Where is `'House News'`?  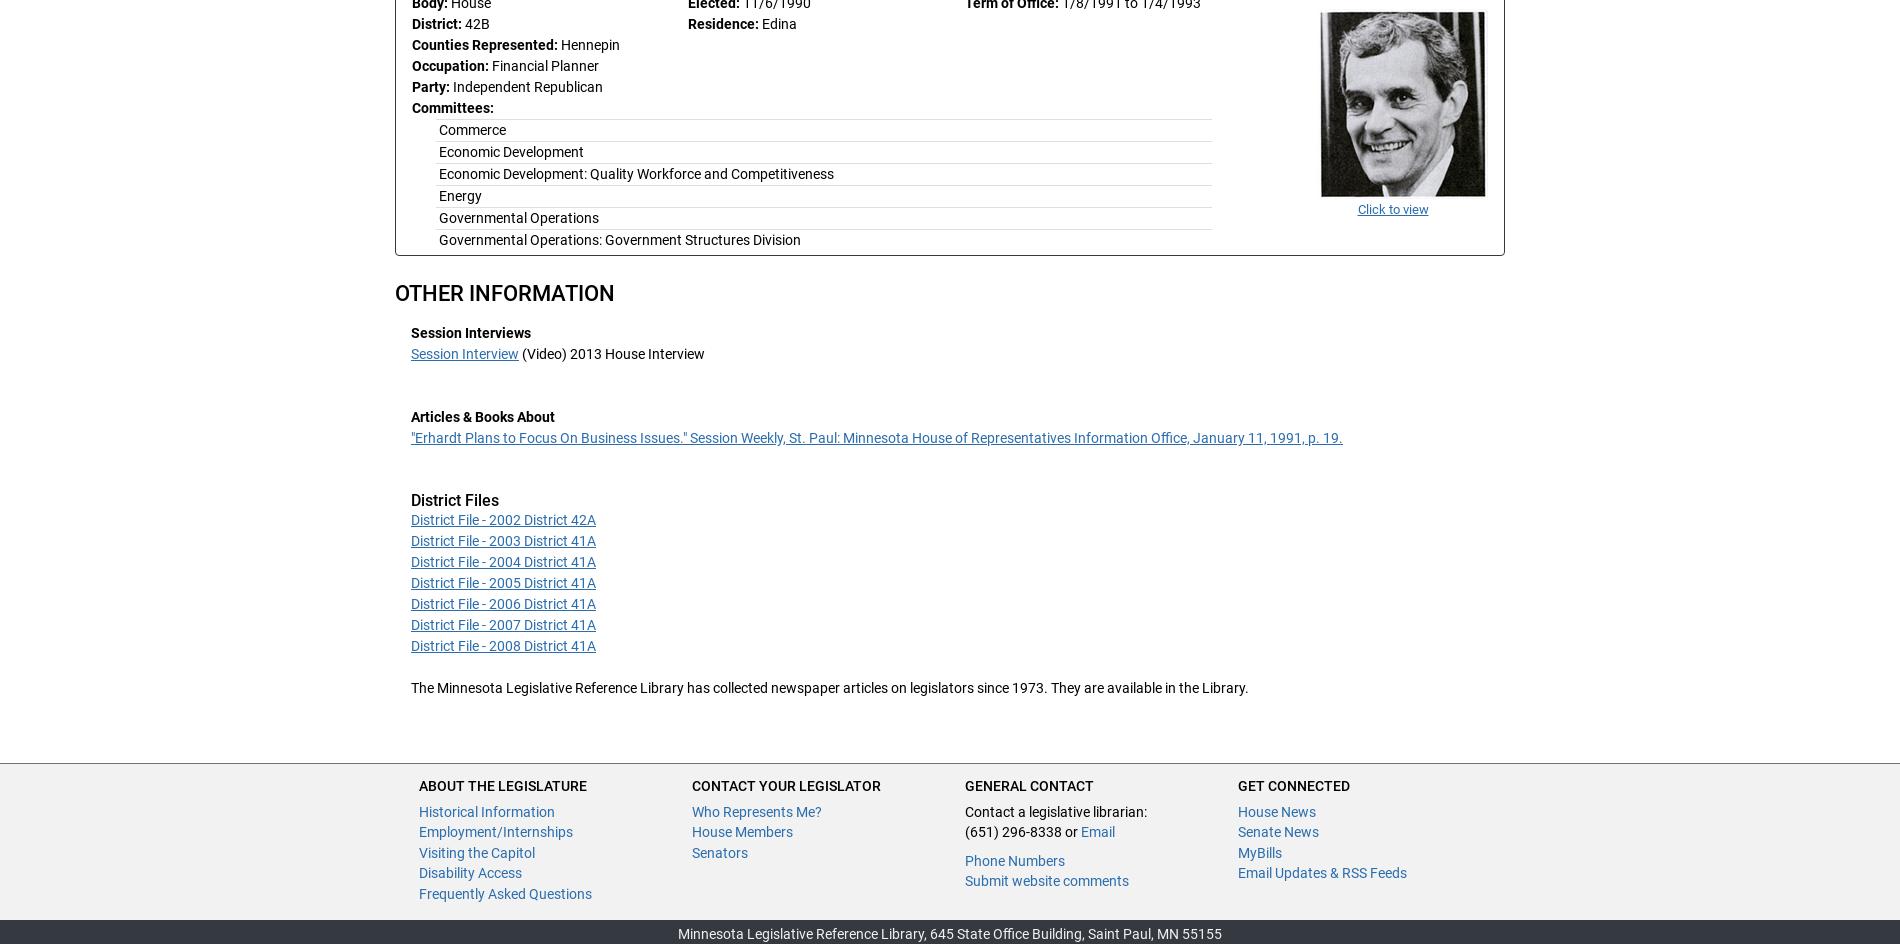 'House News' is located at coordinates (1237, 809).